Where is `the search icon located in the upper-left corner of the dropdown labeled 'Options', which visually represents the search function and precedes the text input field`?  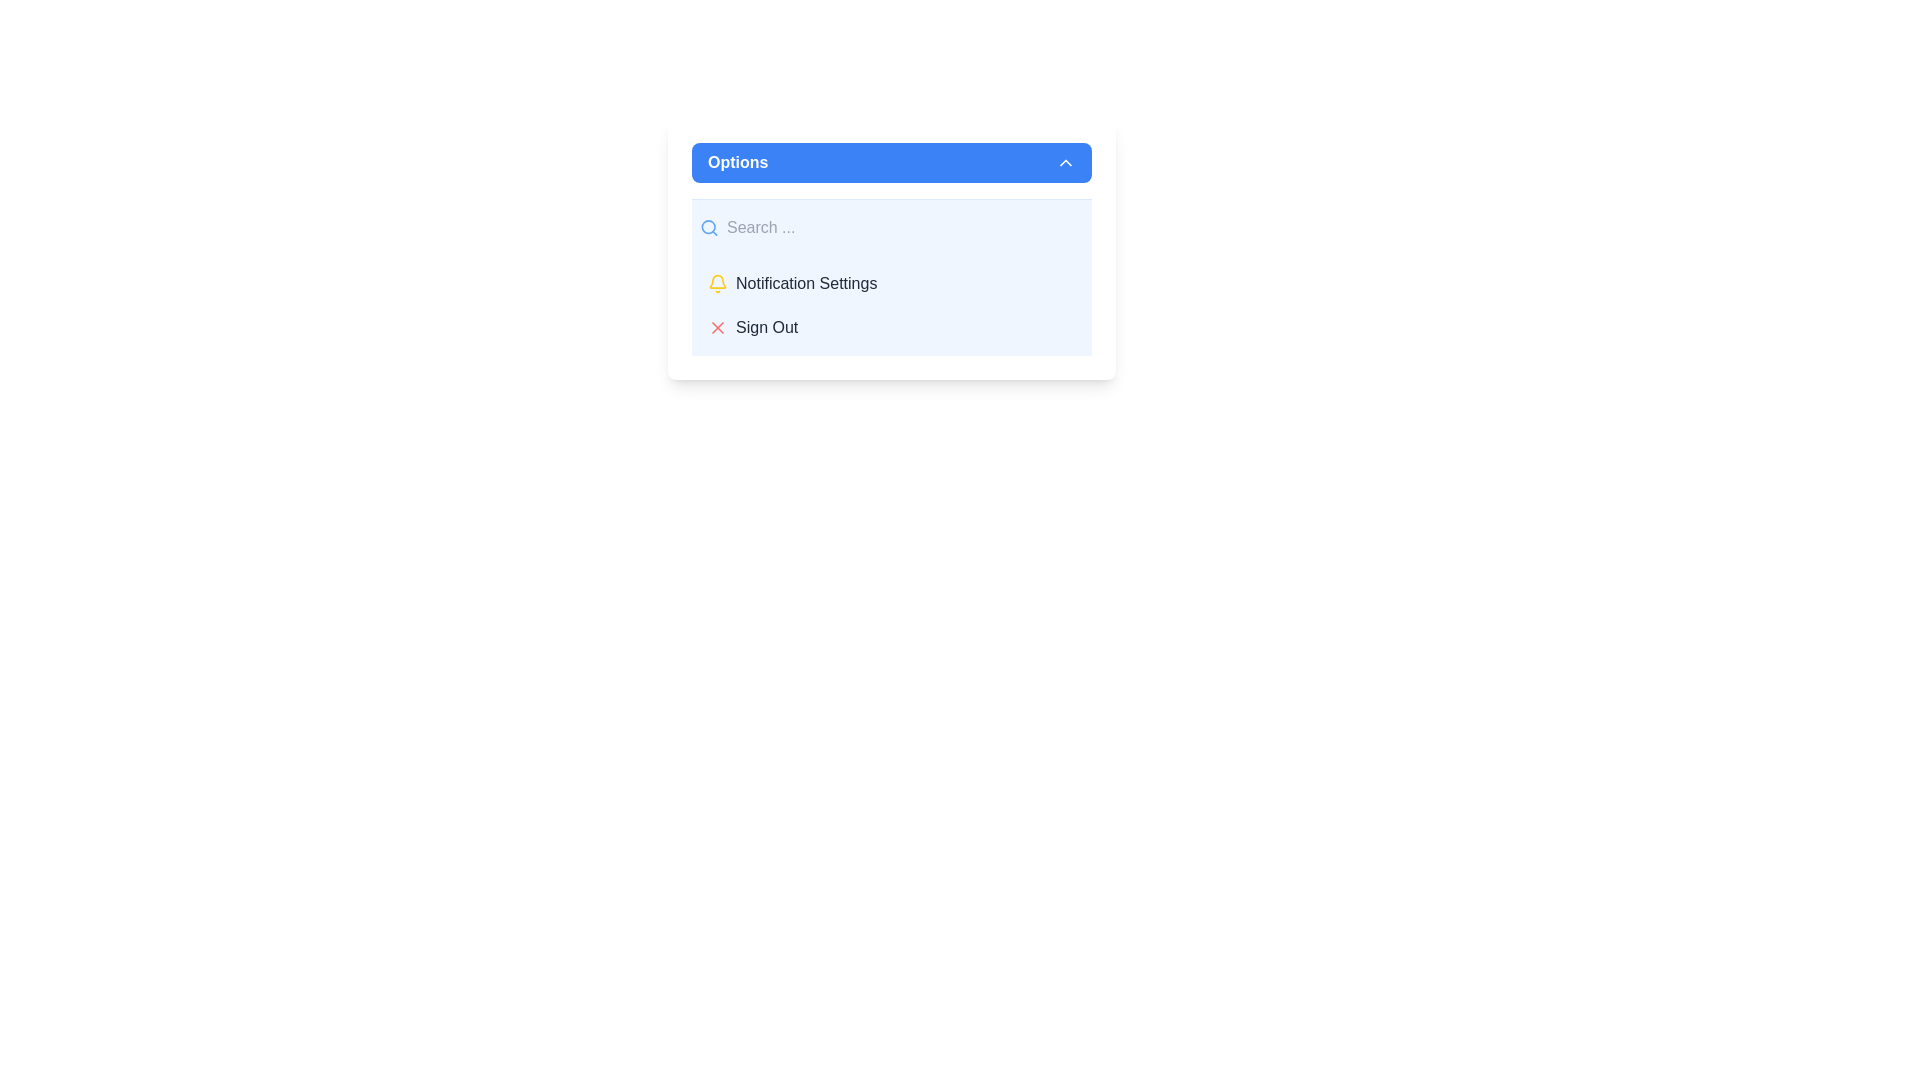
the search icon located in the upper-left corner of the dropdown labeled 'Options', which visually represents the search function and precedes the text input field is located at coordinates (709, 226).